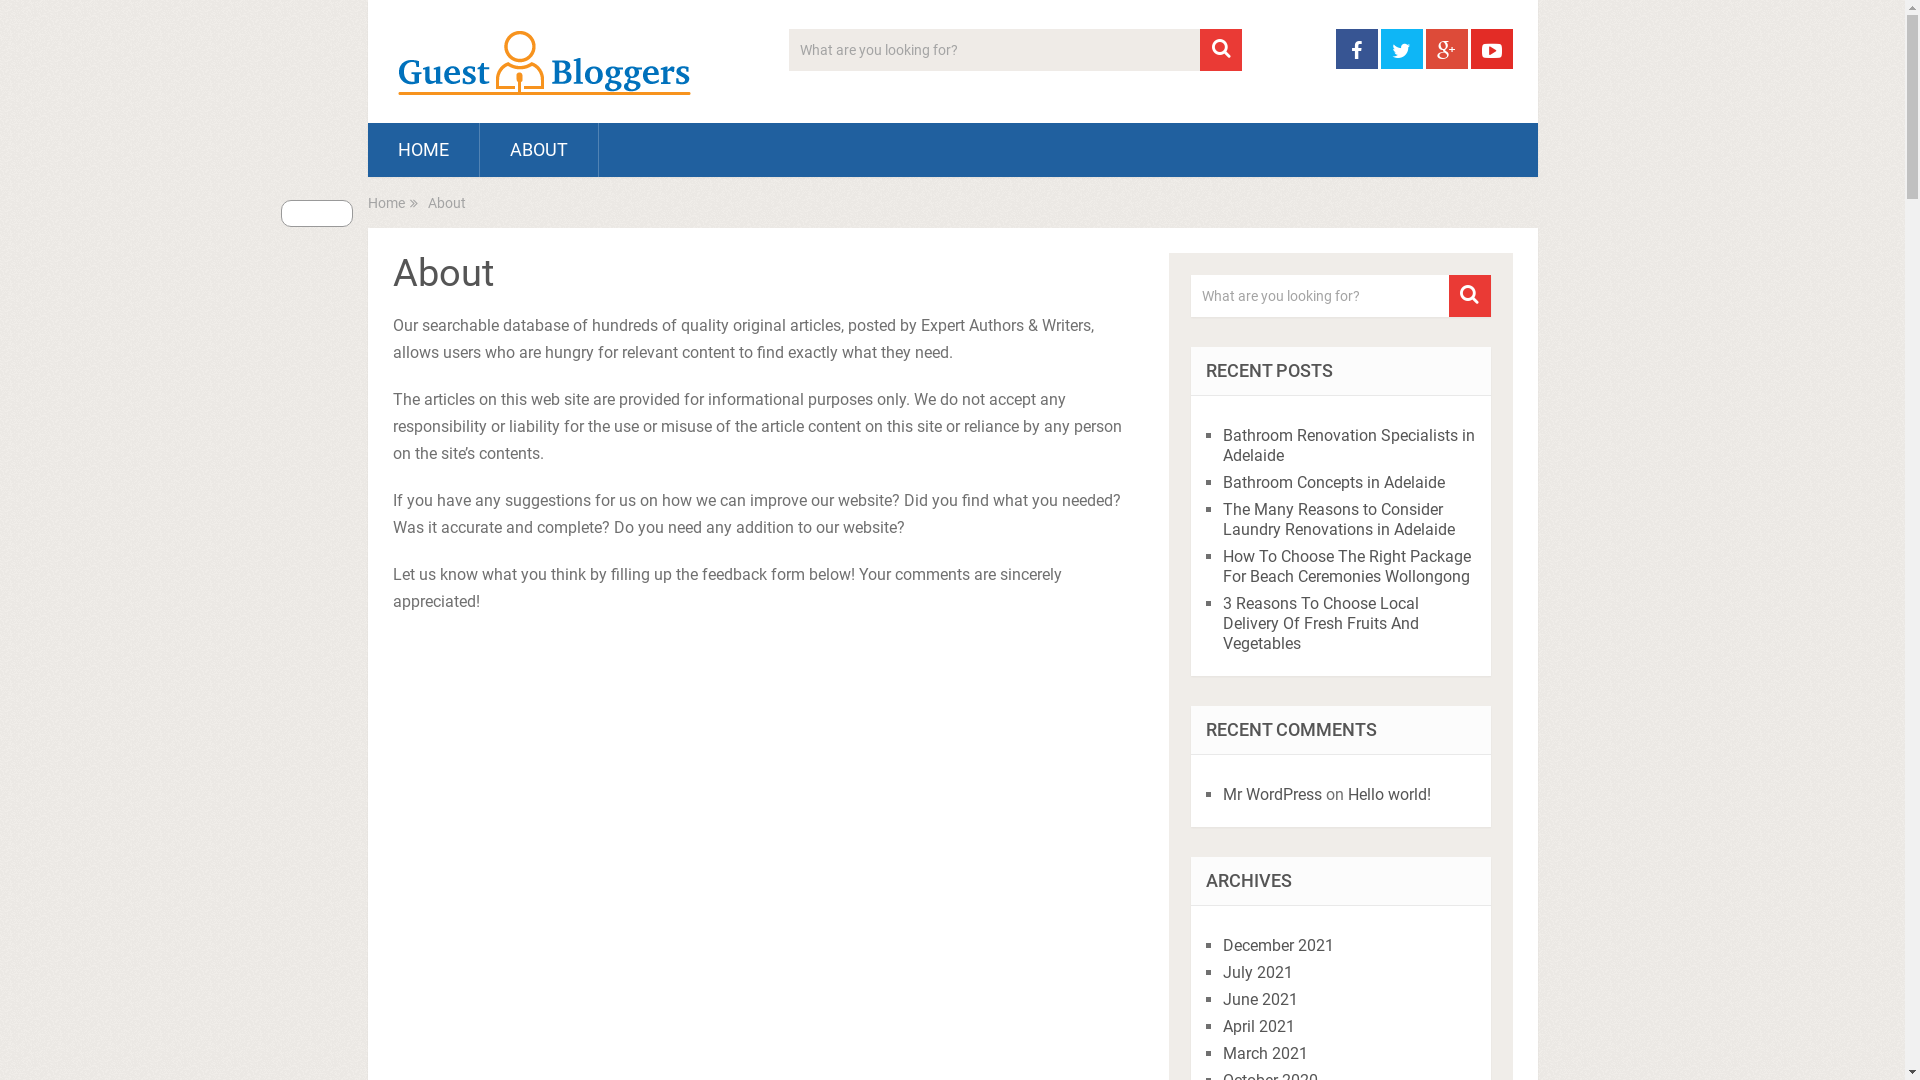 This screenshot has height=1080, width=1920. What do you see at coordinates (1222, 971) in the screenshot?
I see `'July 2021'` at bounding box center [1222, 971].